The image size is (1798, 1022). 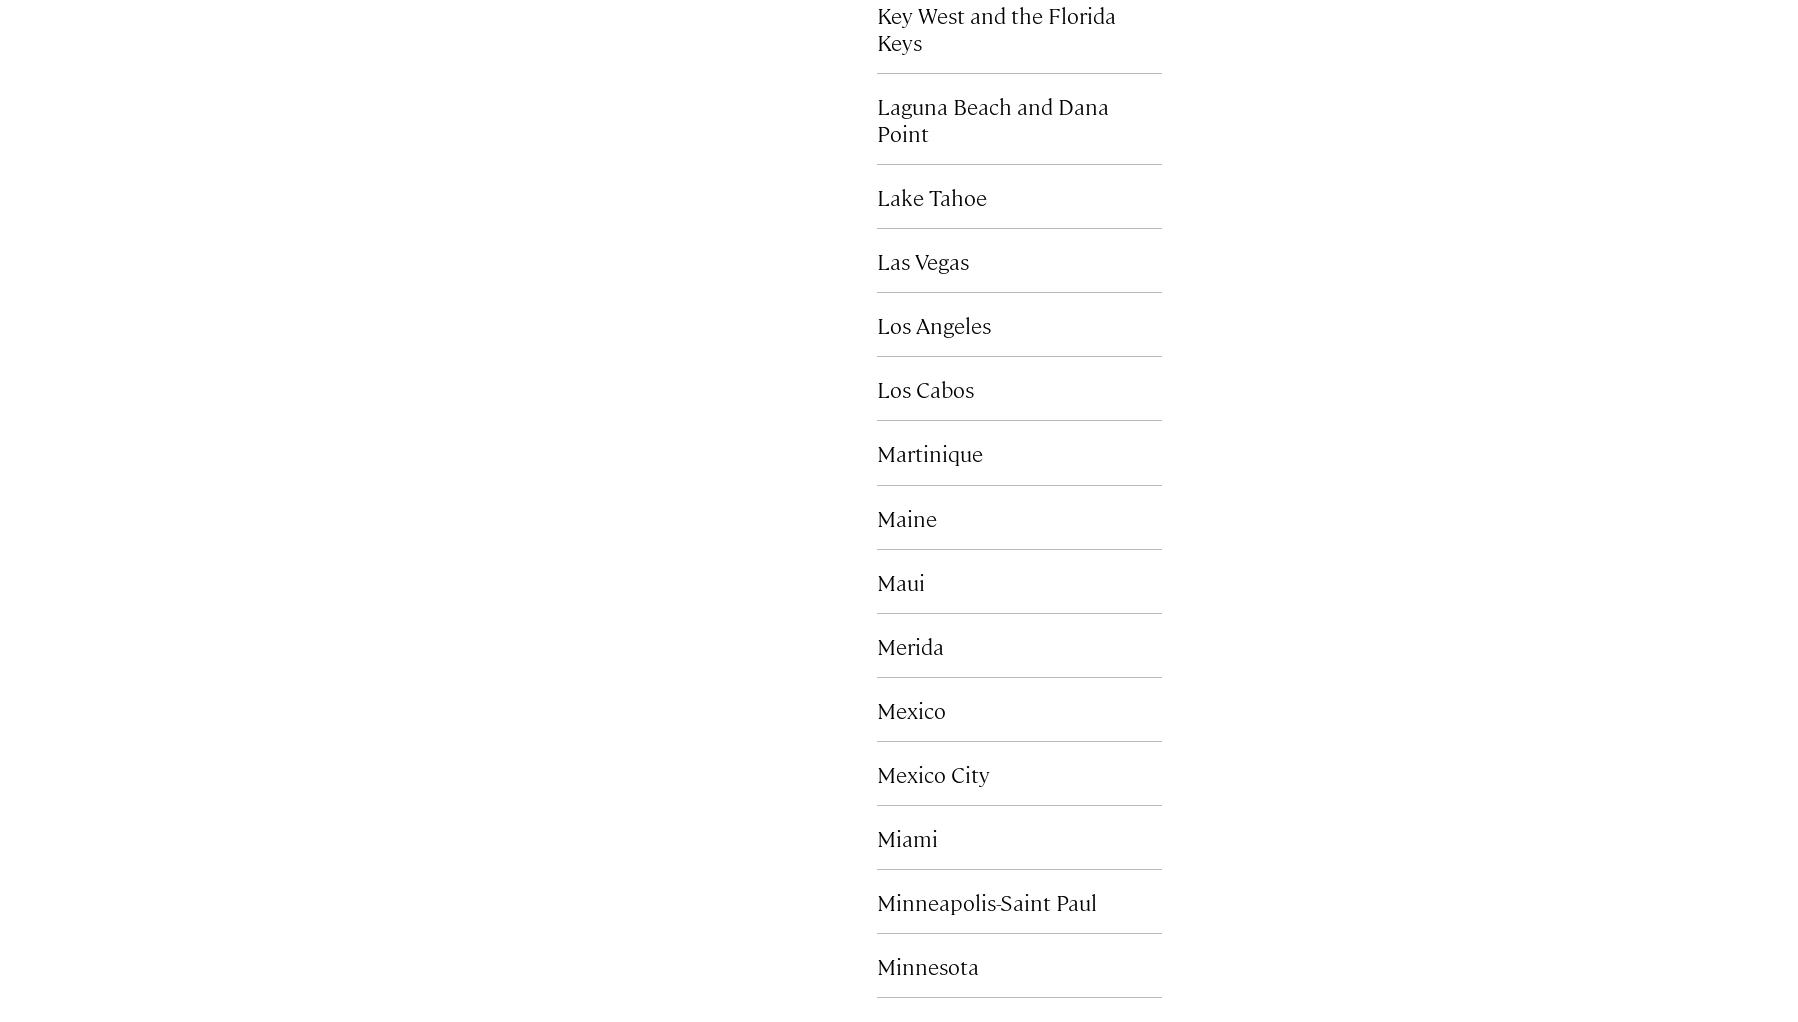 I want to click on 'Laguna Beach and Dana Point', so click(x=877, y=118).